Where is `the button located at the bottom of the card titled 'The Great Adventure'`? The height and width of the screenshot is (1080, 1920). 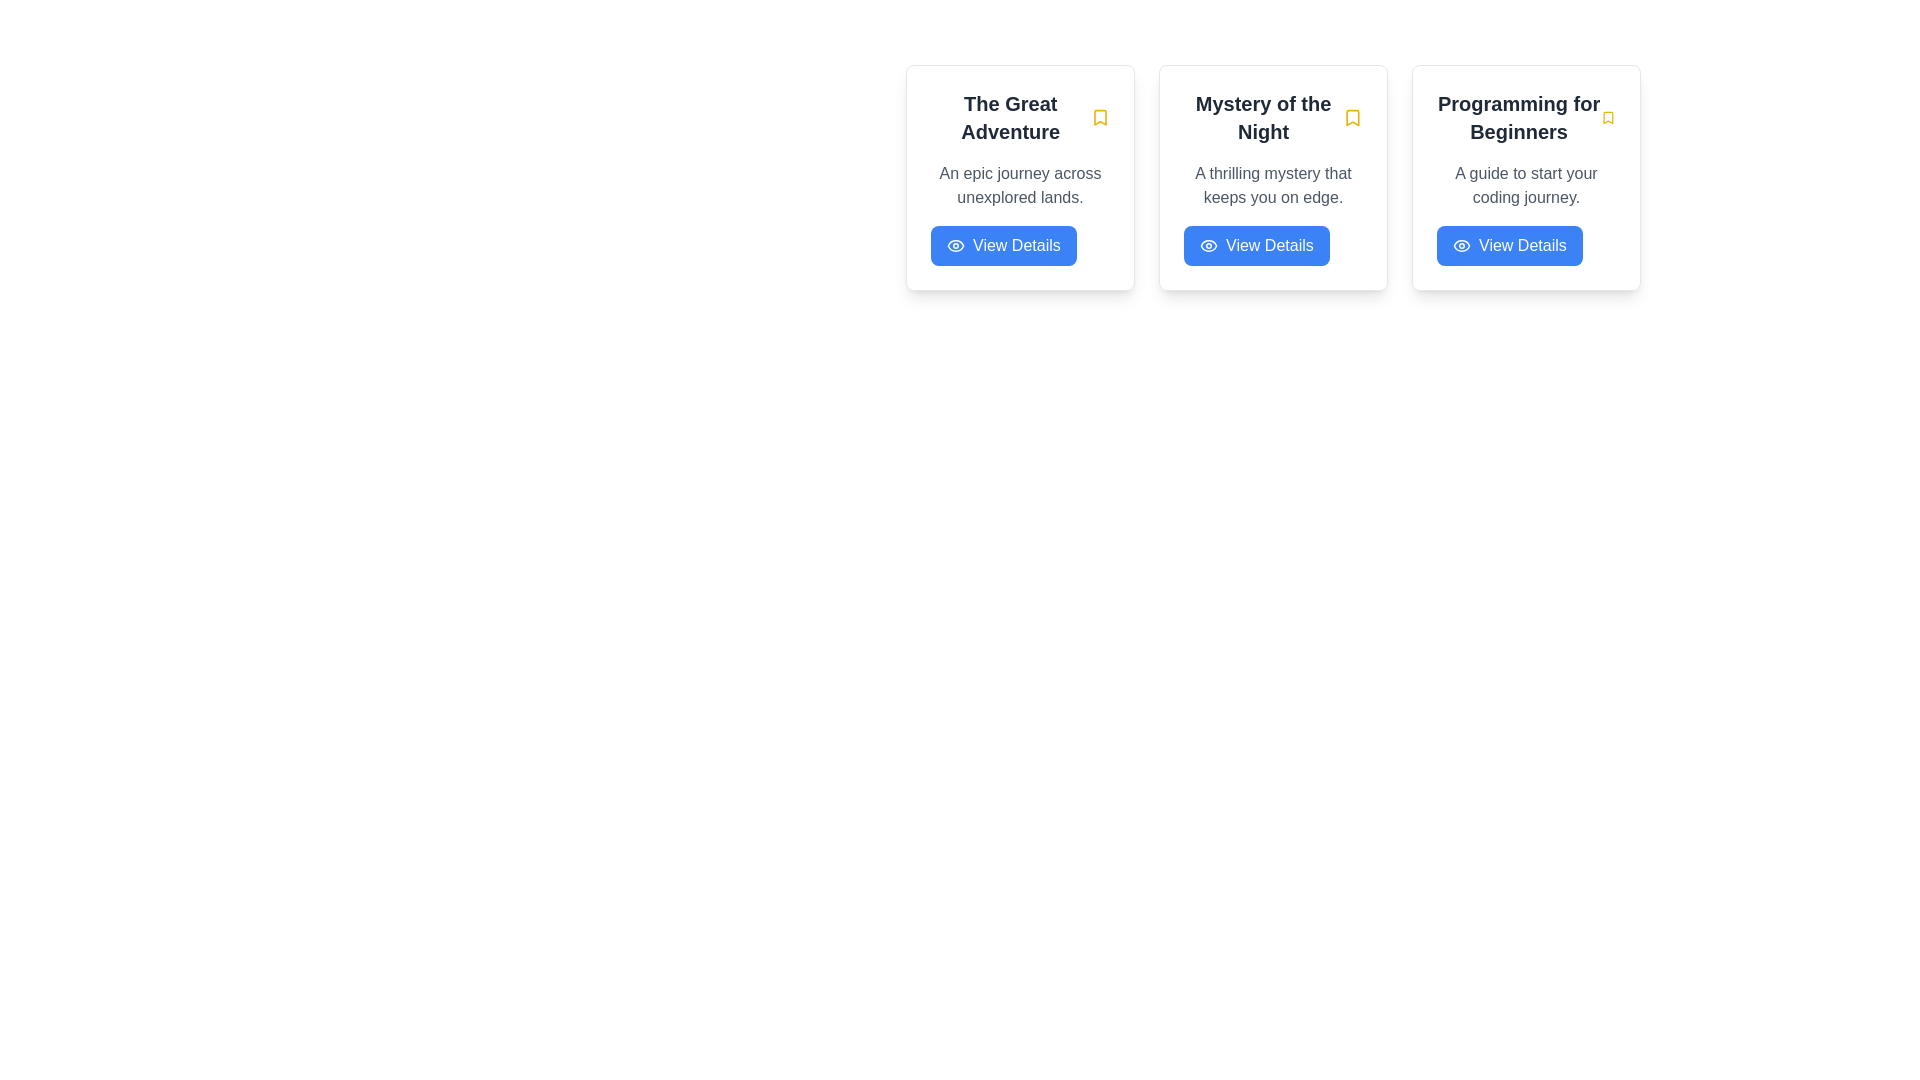
the button located at the bottom of the card titled 'The Great Adventure' is located at coordinates (1003, 245).